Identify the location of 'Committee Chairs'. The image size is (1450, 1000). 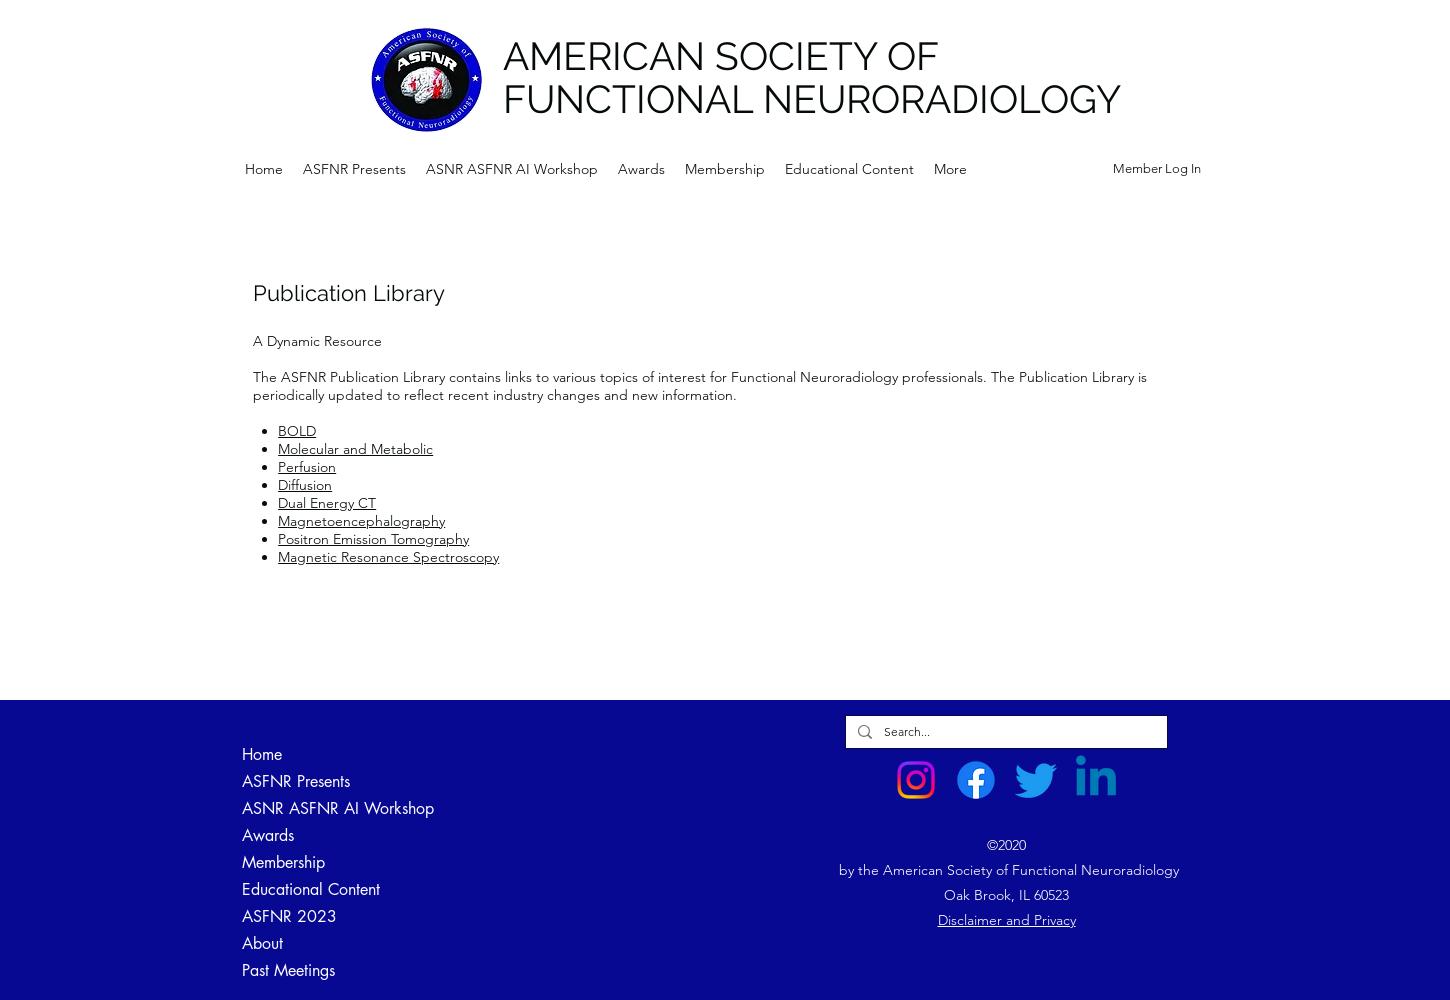
(581, 969).